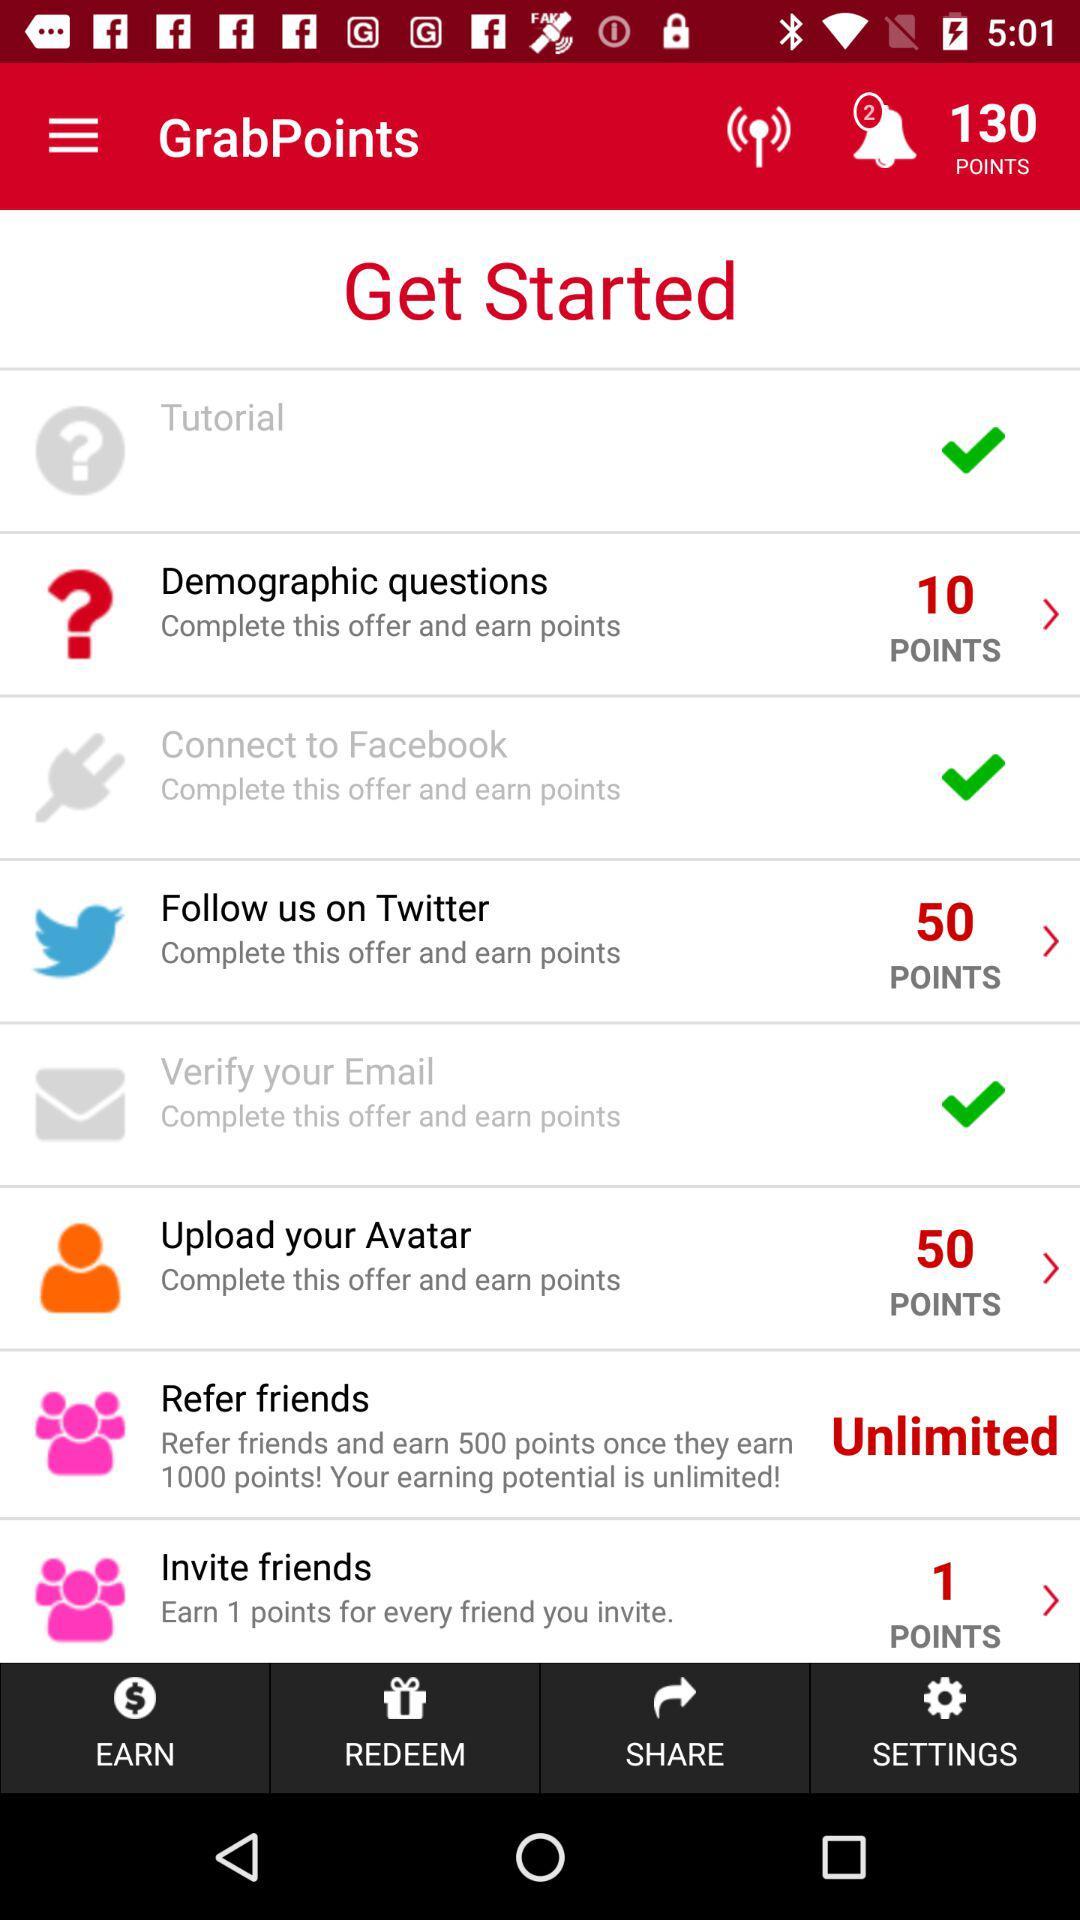  Describe the element at coordinates (945, 1727) in the screenshot. I see `settings icon` at that location.